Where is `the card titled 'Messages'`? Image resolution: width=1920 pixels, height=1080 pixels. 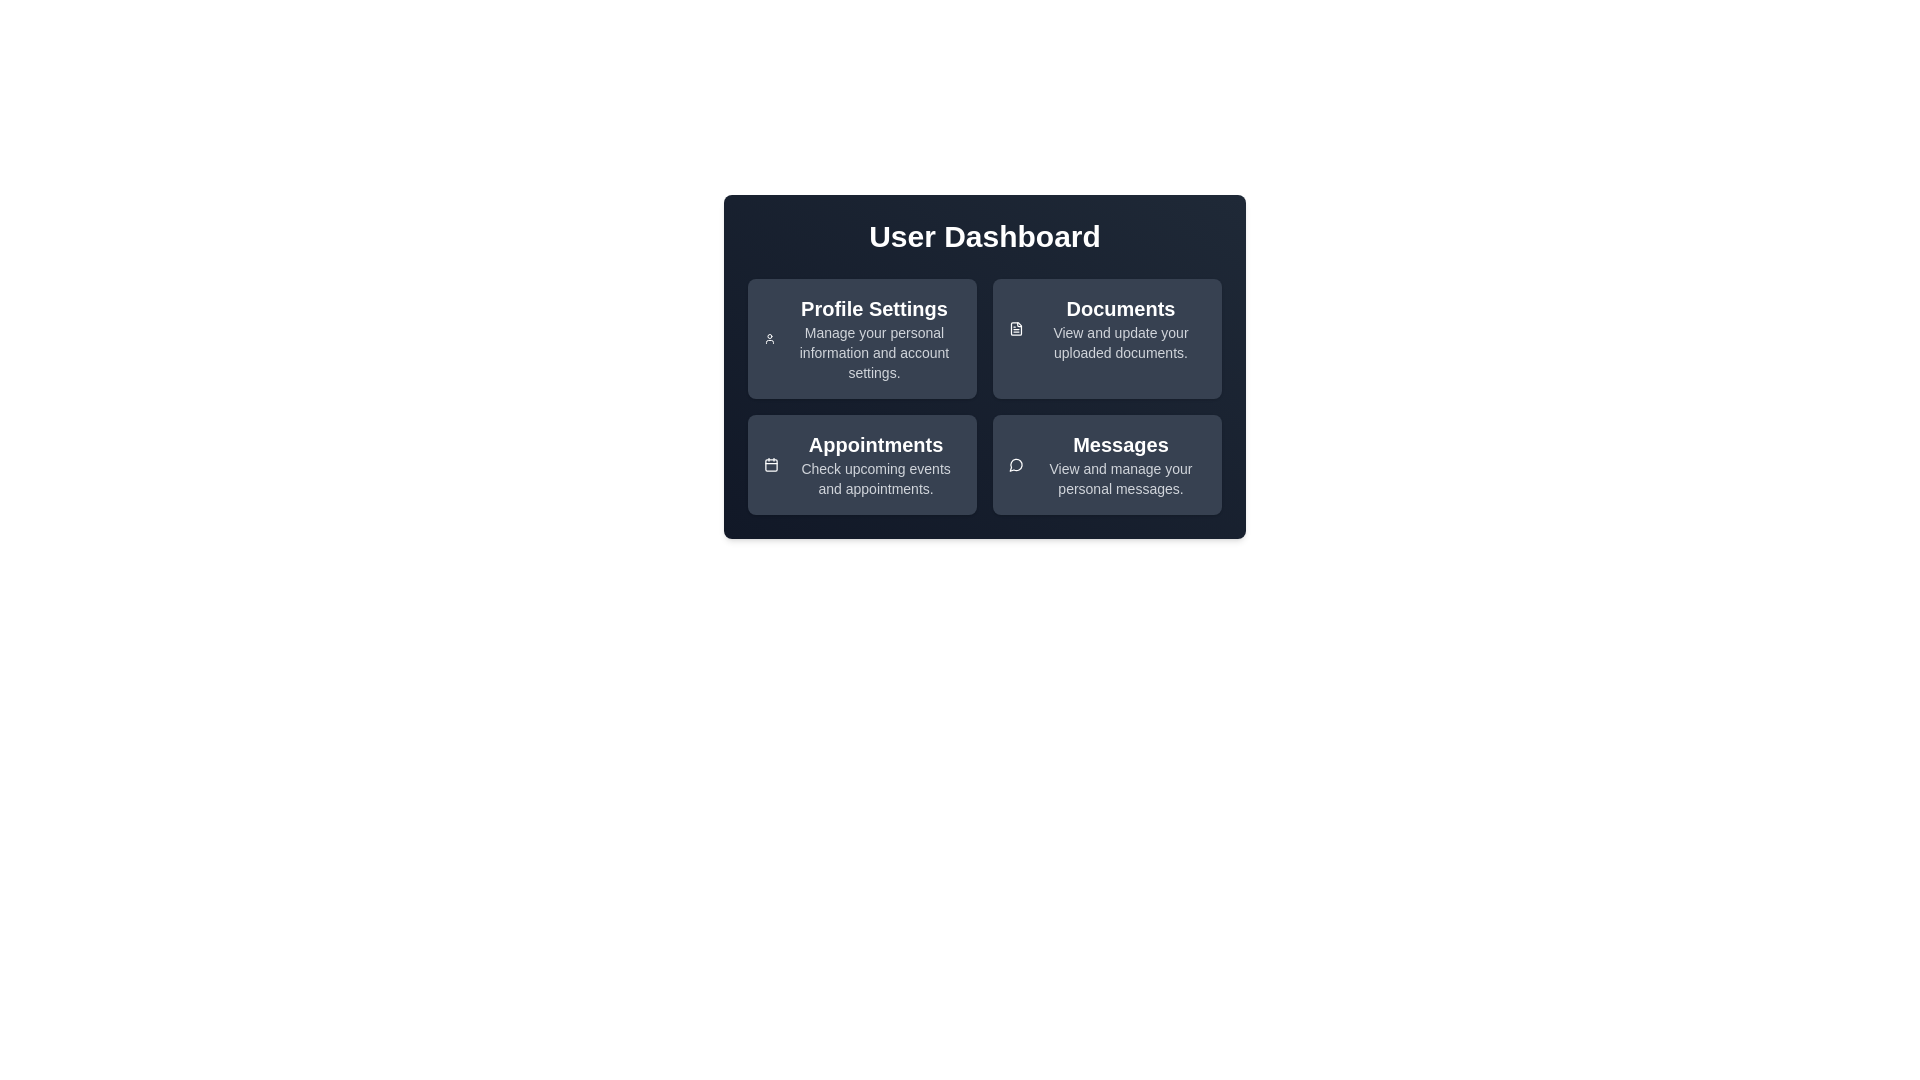 the card titled 'Messages' is located at coordinates (1106, 465).